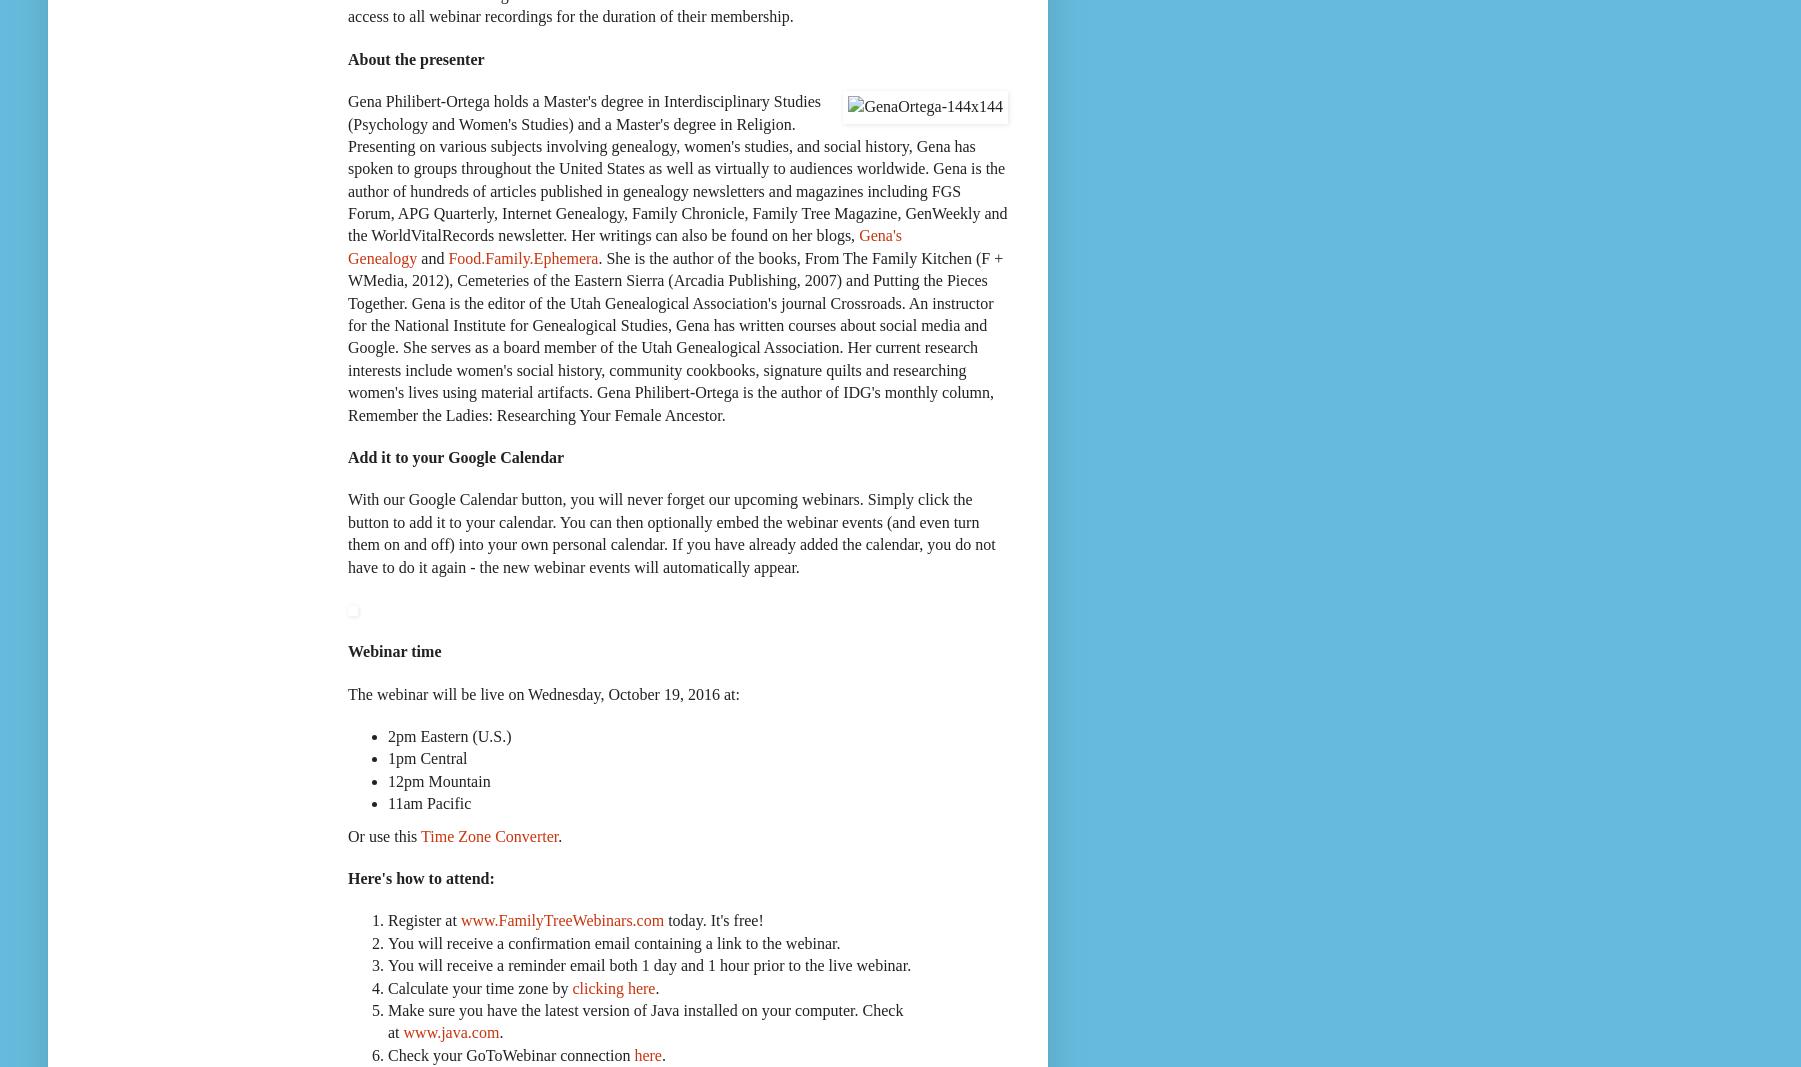 The width and height of the screenshot is (1801, 1067). What do you see at coordinates (510, 1054) in the screenshot?
I see `'Check your GoToWebinar connection'` at bounding box center [510, 1054].